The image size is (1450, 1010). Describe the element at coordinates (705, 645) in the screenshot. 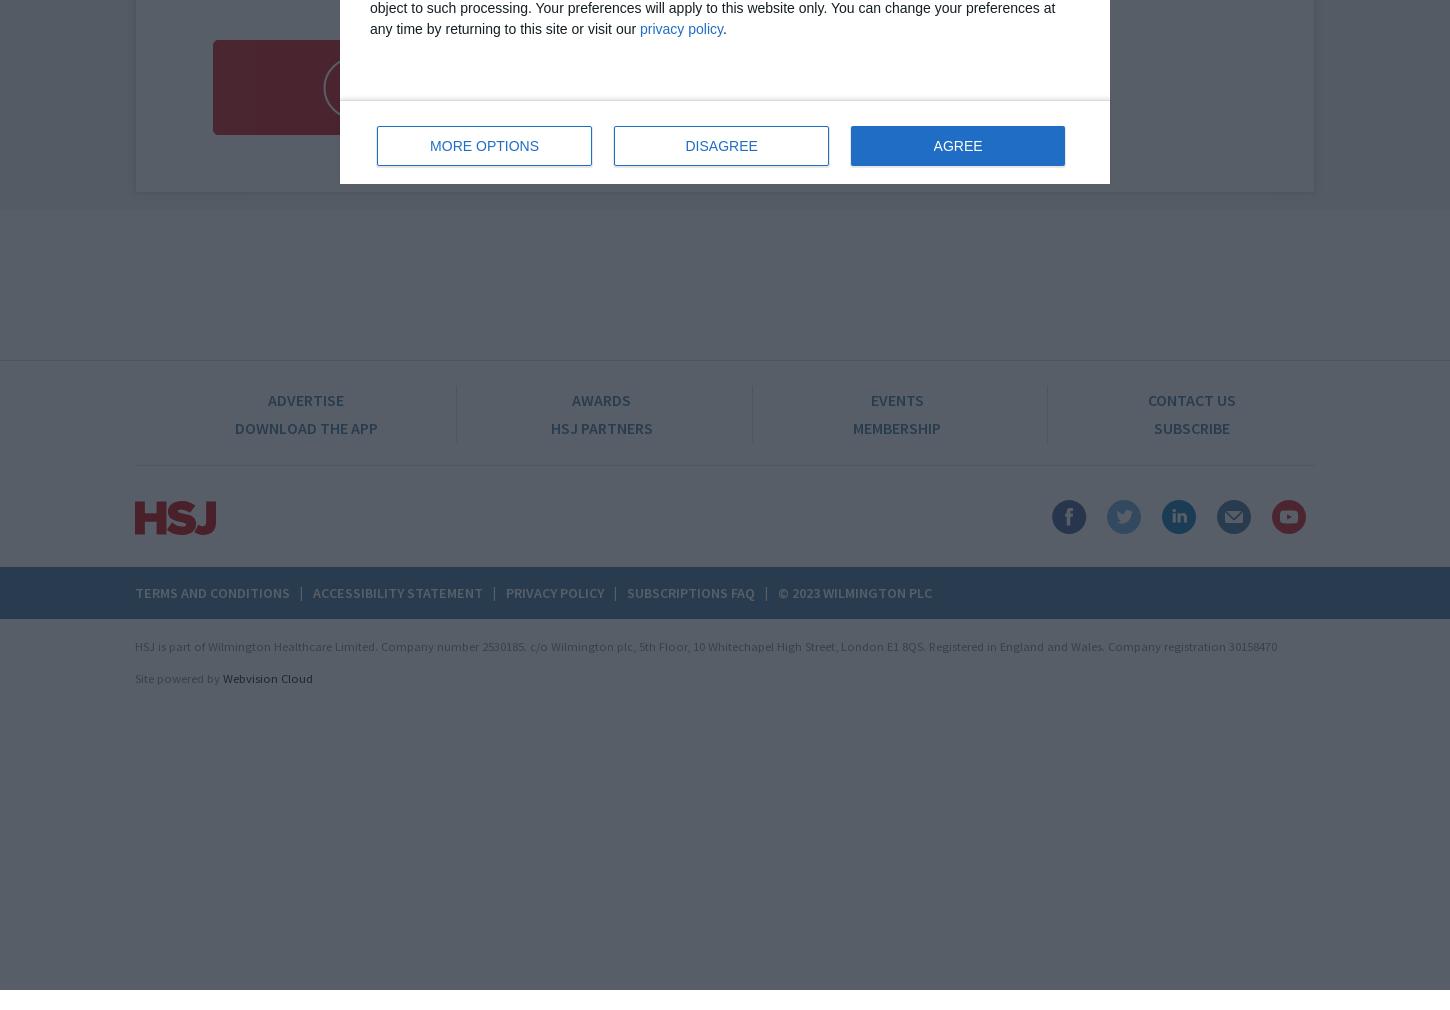

I see `'HSJ is part of Wilmington Healthcare Limited. Company number 2530185.
c/o Wilmington plc, 5th Floor, 10 Whitechapel High Street, London E1 8QS. Registered in England and Wales. Company registration 30158470'` at that location.